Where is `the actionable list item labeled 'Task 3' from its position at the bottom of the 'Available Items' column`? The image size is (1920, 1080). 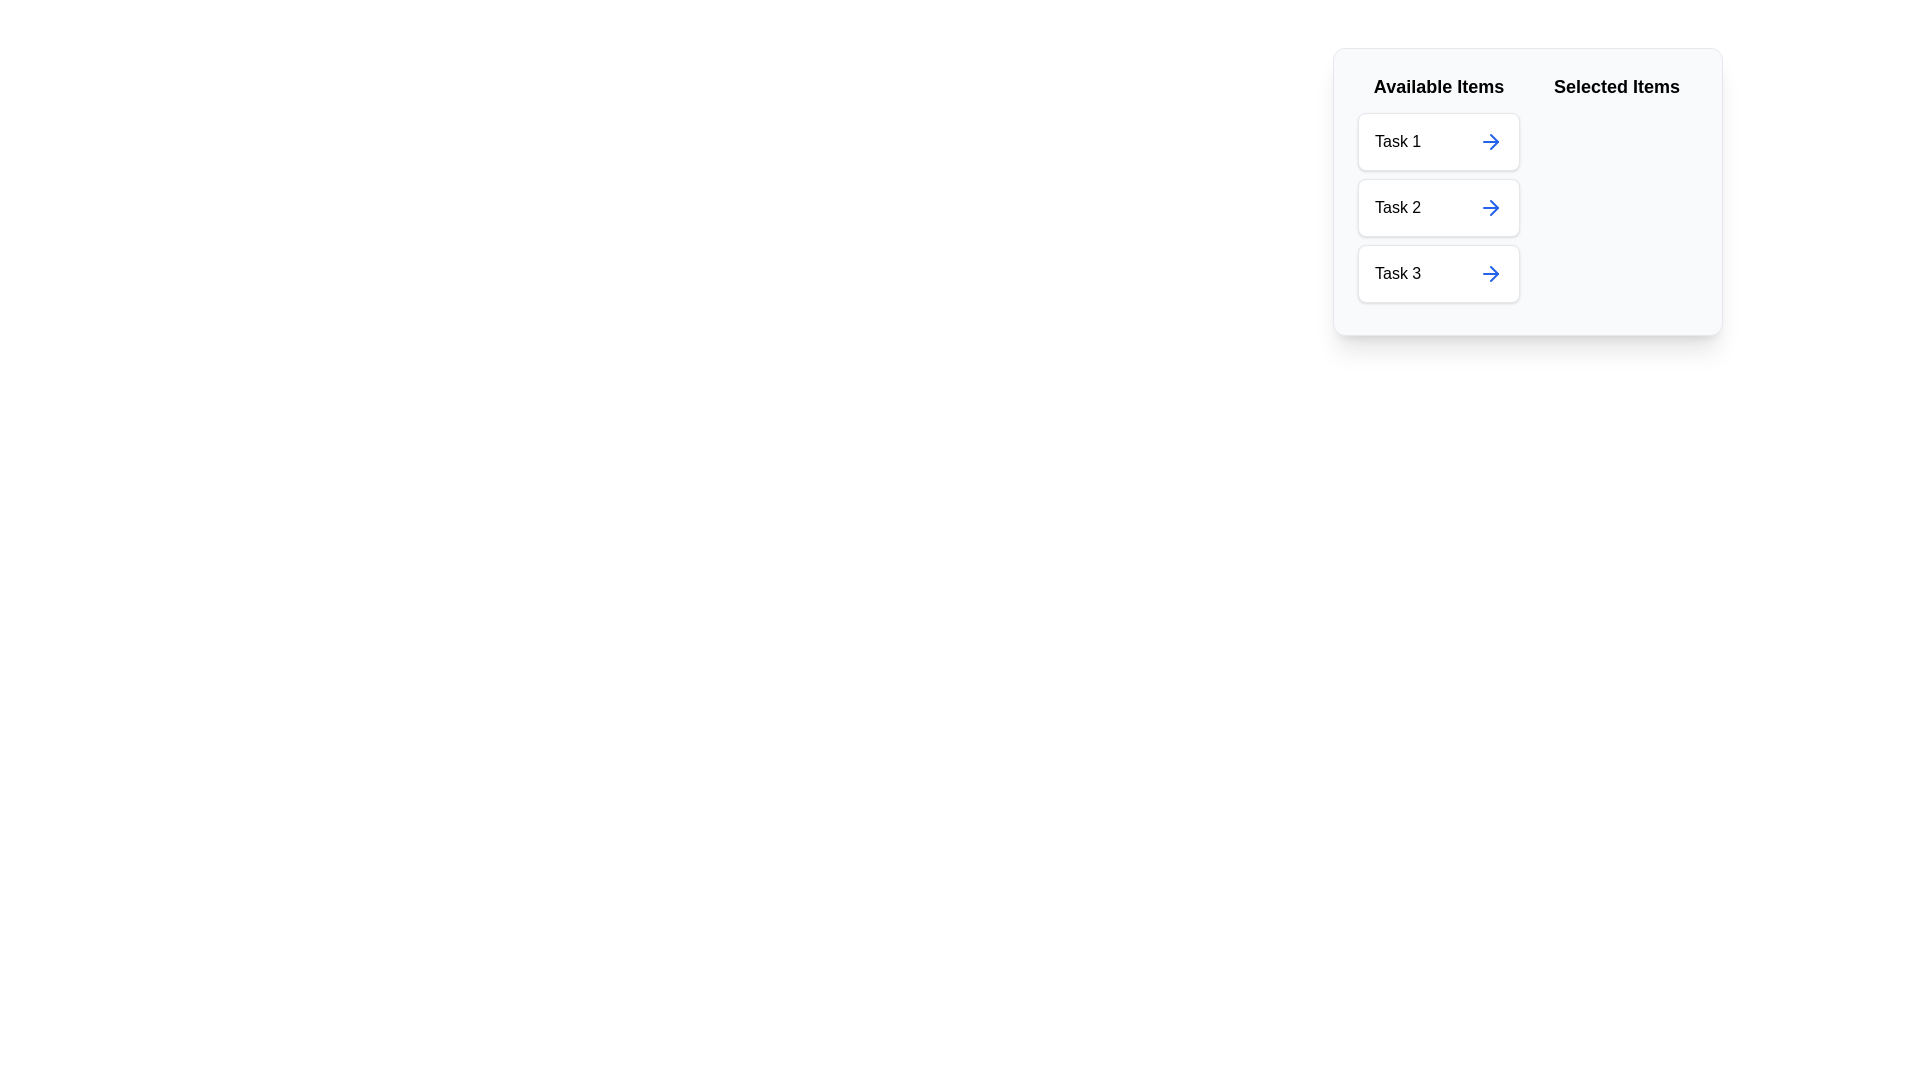 the actionable list item labeled 'Task 3' from its position at the bottom of the 'Available Items' column is located at coordinates (1438, 273).